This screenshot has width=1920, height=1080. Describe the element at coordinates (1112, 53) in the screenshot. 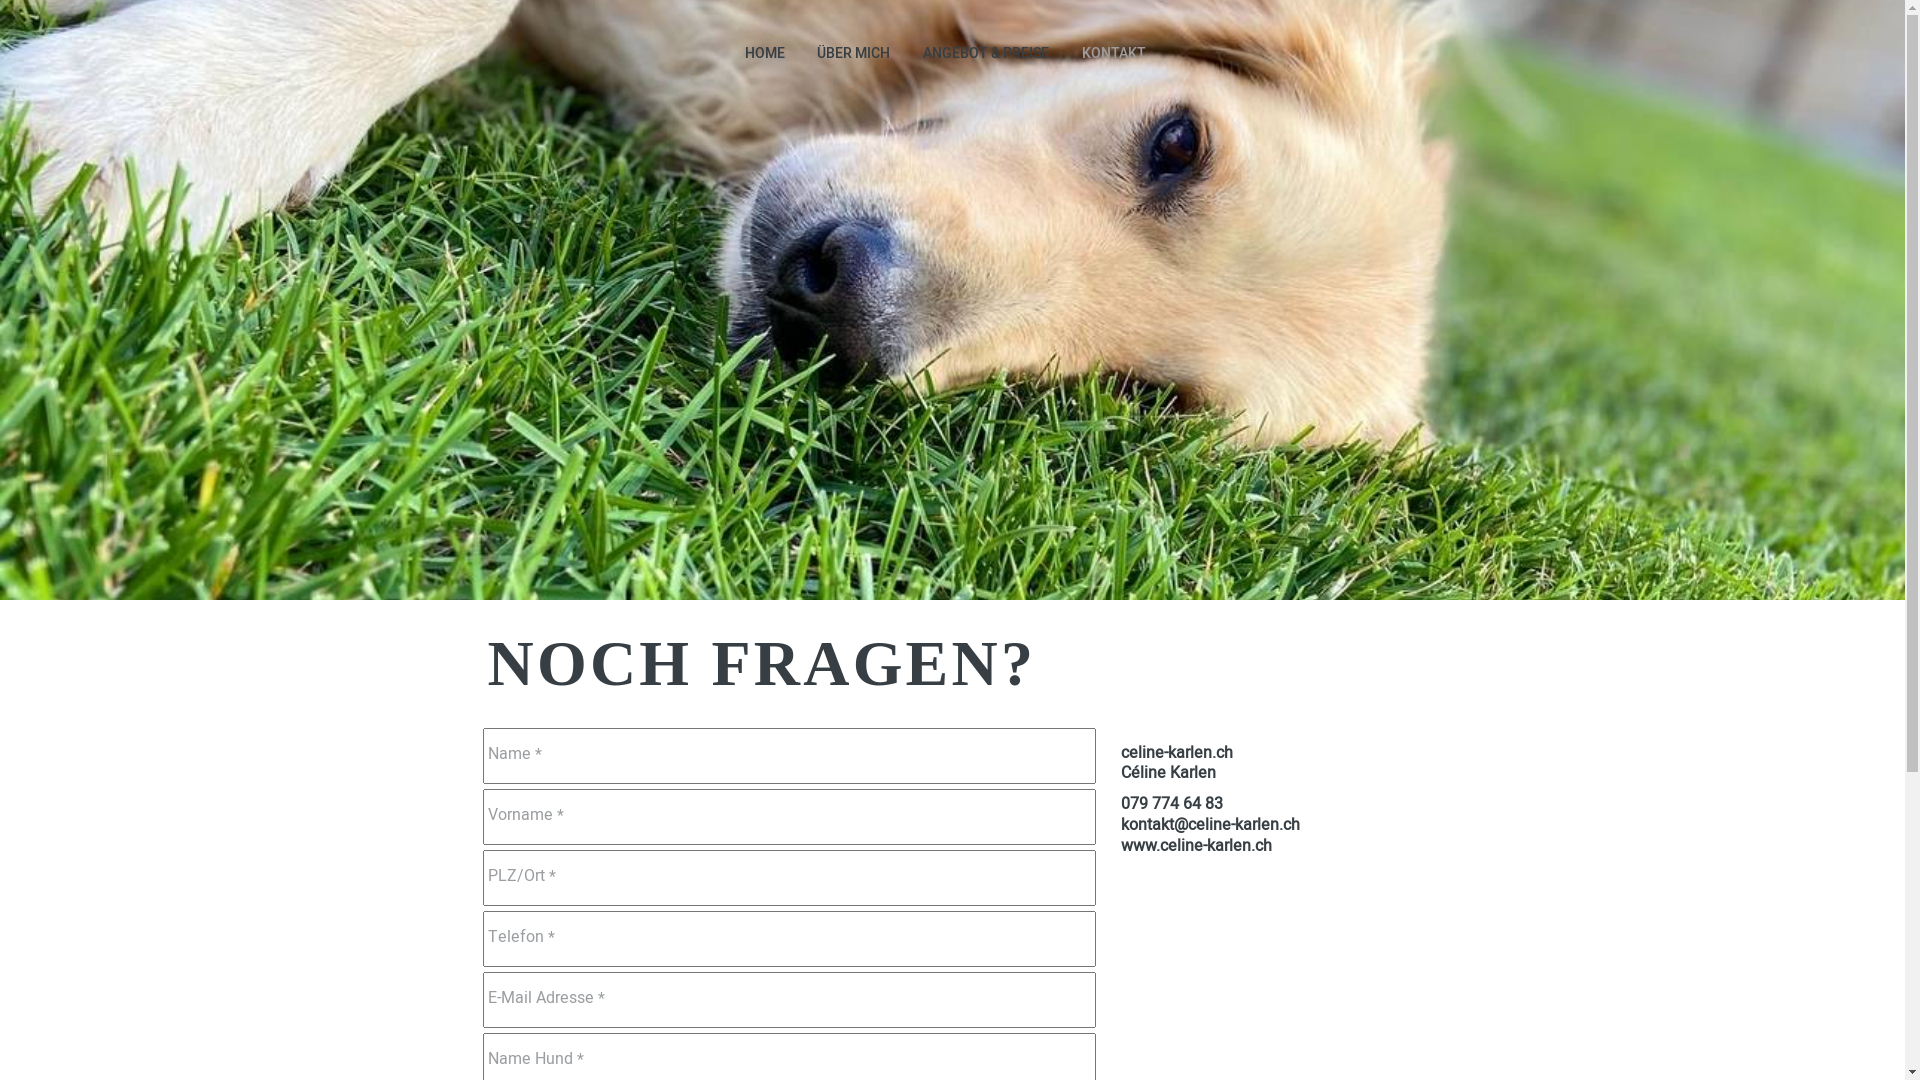

I see `'KONTAKT'` at that location.